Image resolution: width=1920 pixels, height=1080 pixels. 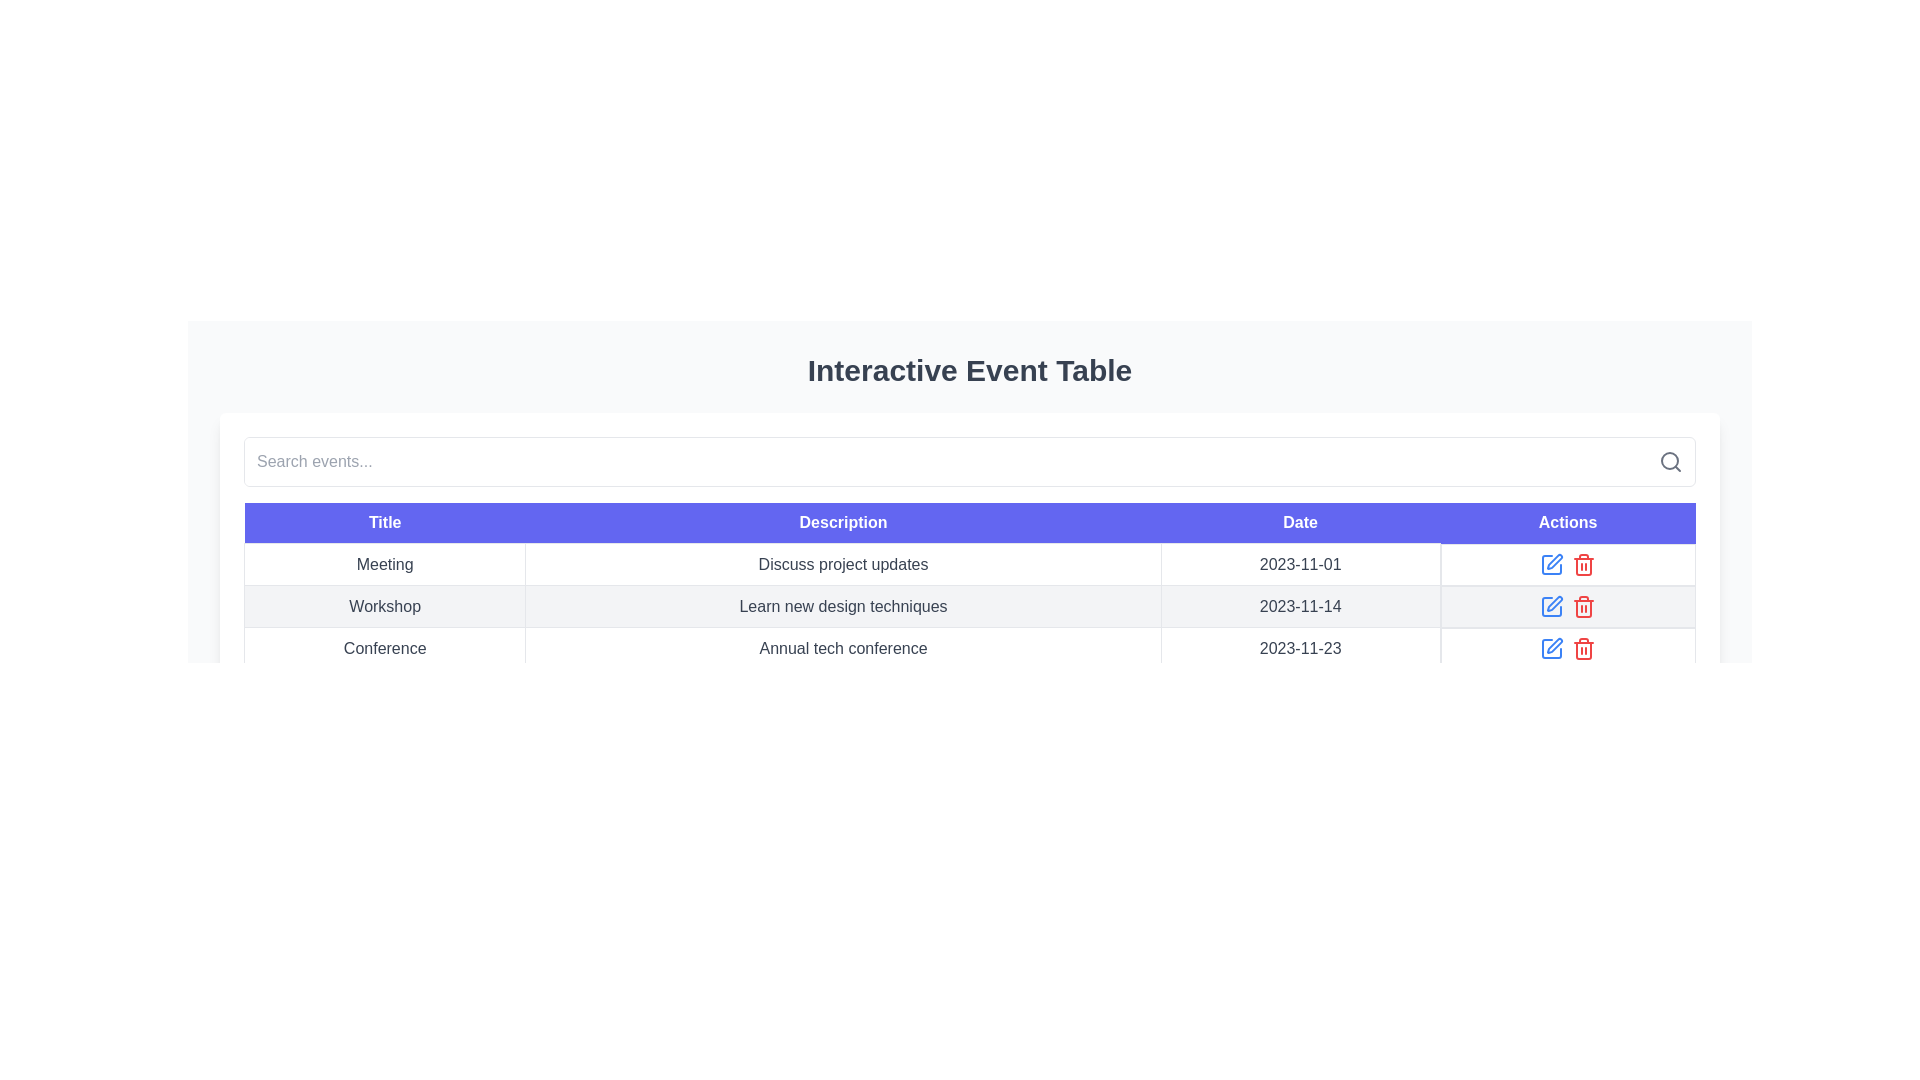 I want to click on text content of the second item in the row labeled 'Meeting' within the 'Interactive Event Table', which provides a description of the event, so click(x=843, y=564).